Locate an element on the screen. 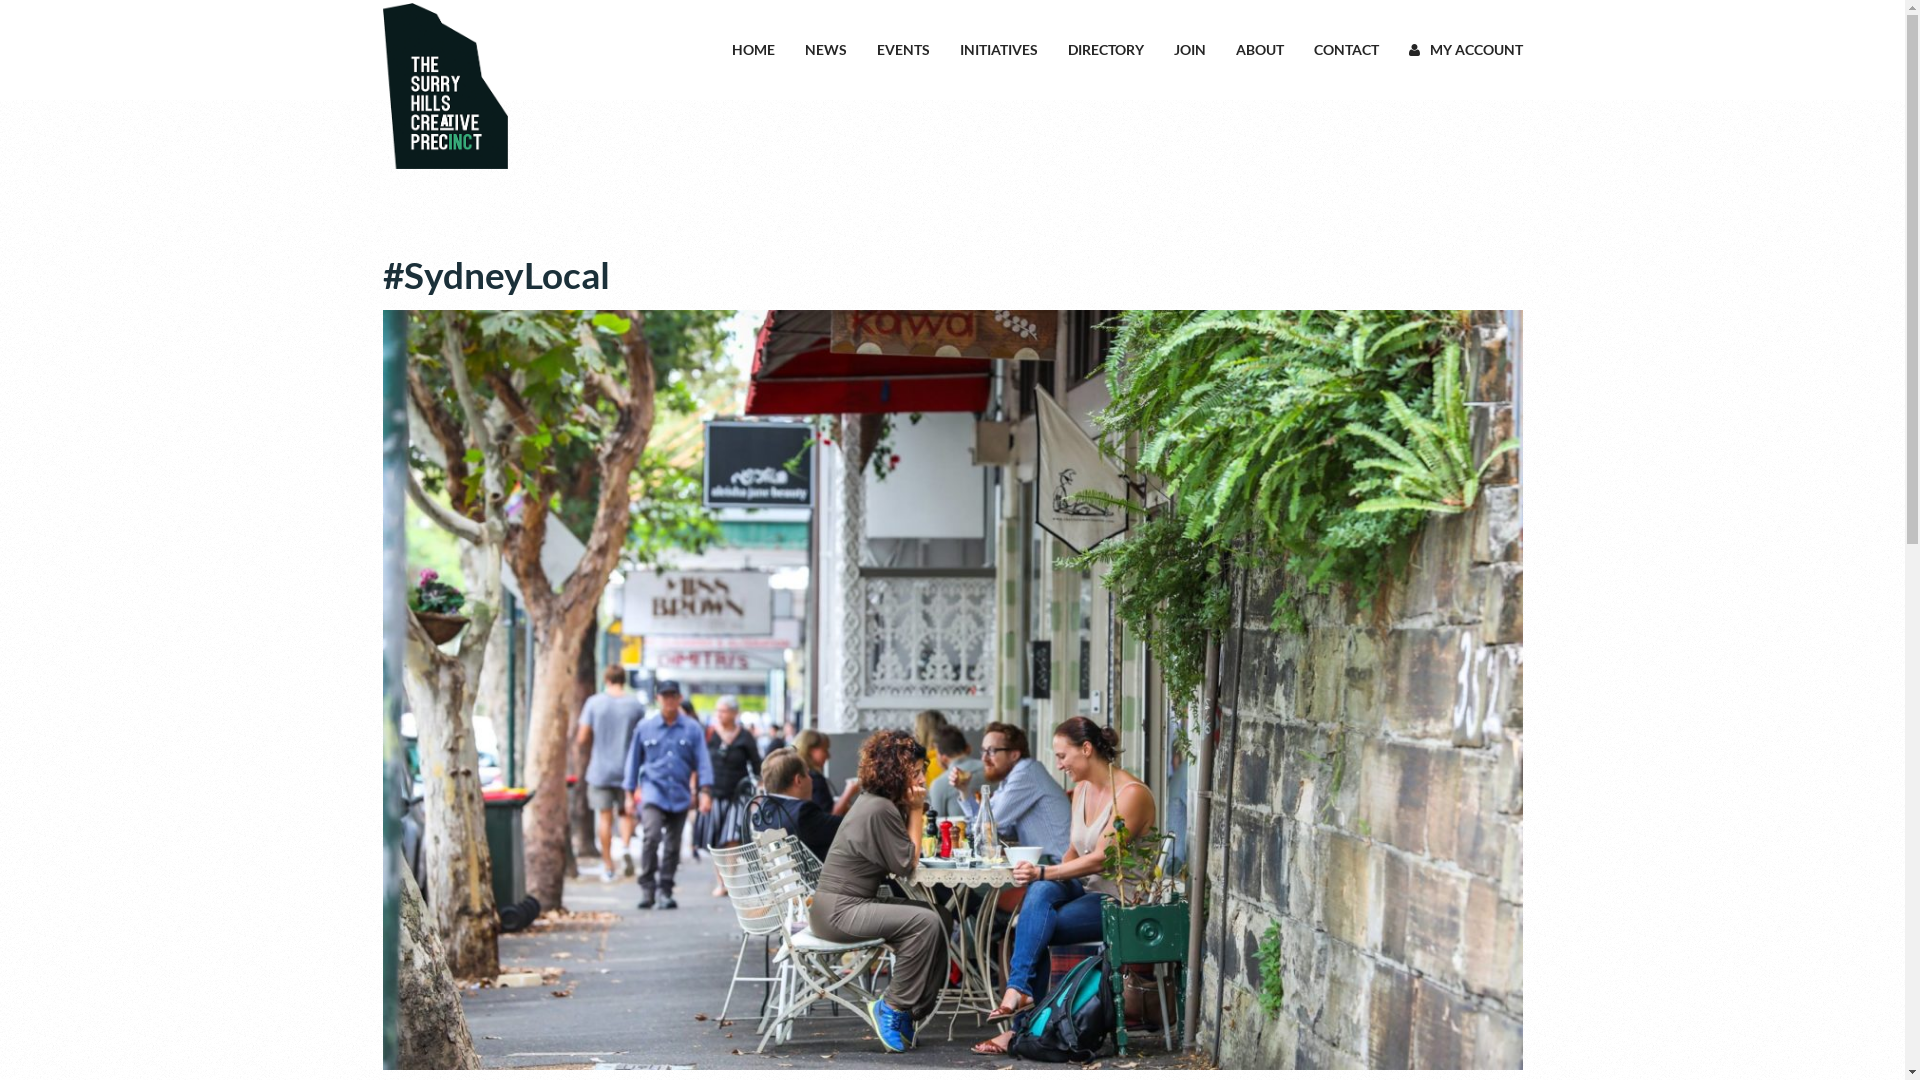  'EVENTS' is located at coordinates (901, 49).